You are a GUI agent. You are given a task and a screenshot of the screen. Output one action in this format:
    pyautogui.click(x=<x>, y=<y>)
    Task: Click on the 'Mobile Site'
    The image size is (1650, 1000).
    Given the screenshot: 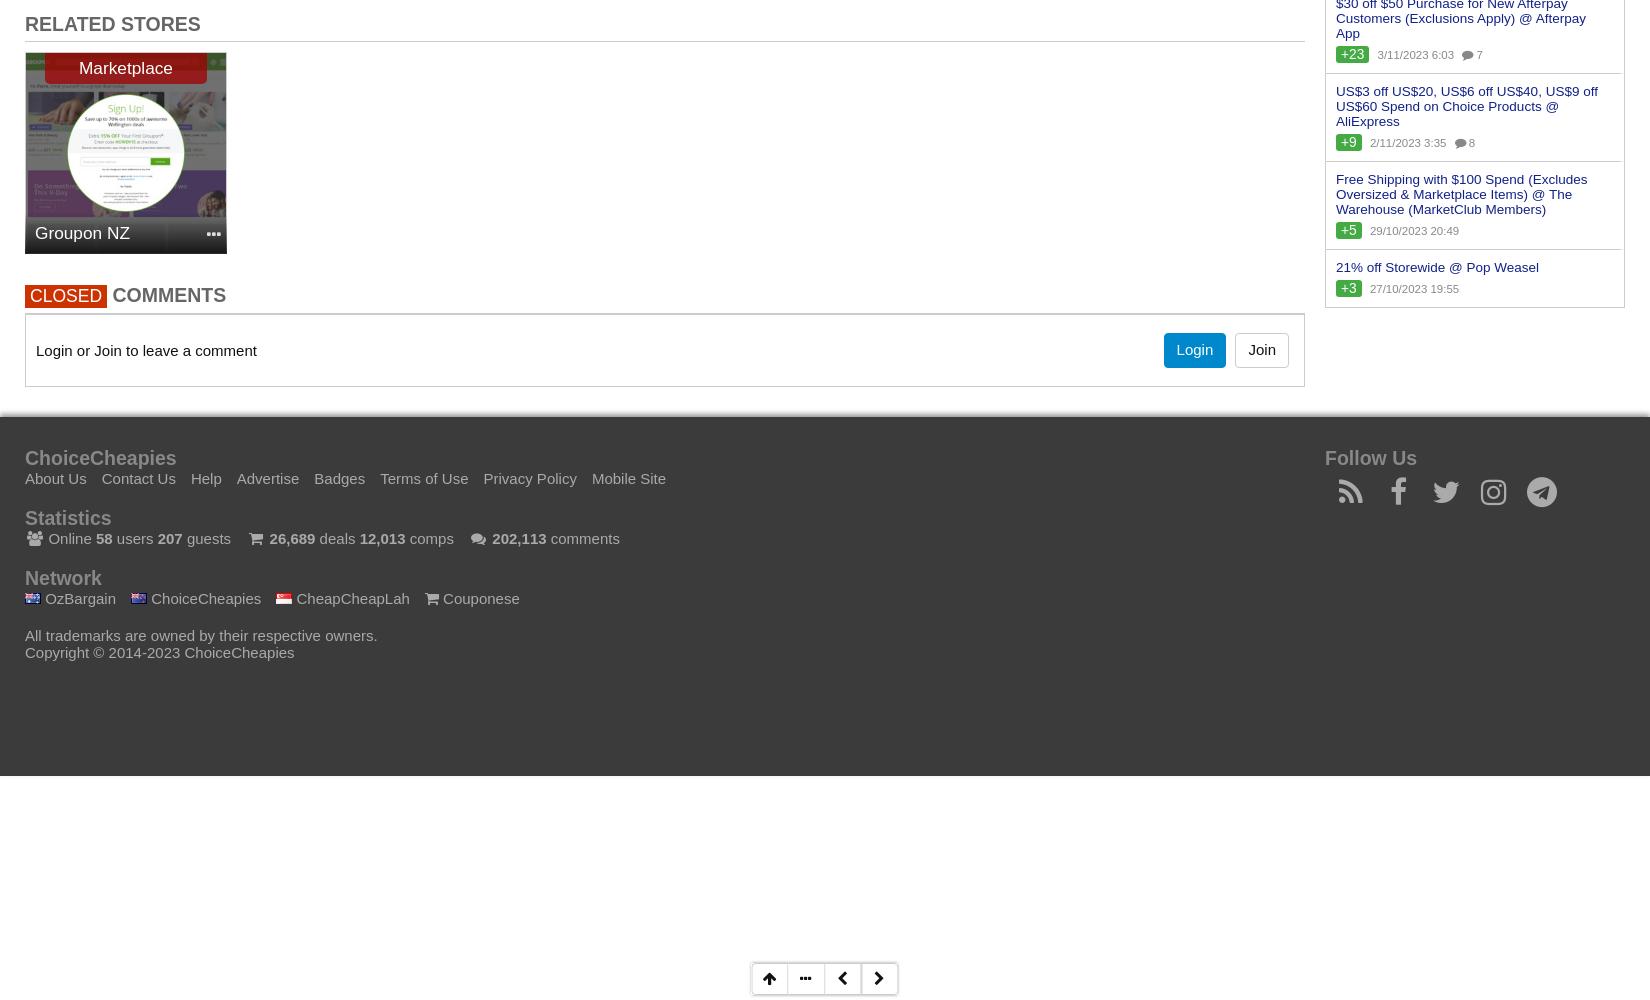 What is the action you would take?
    pyautogui.click(x=627, y=476)
    